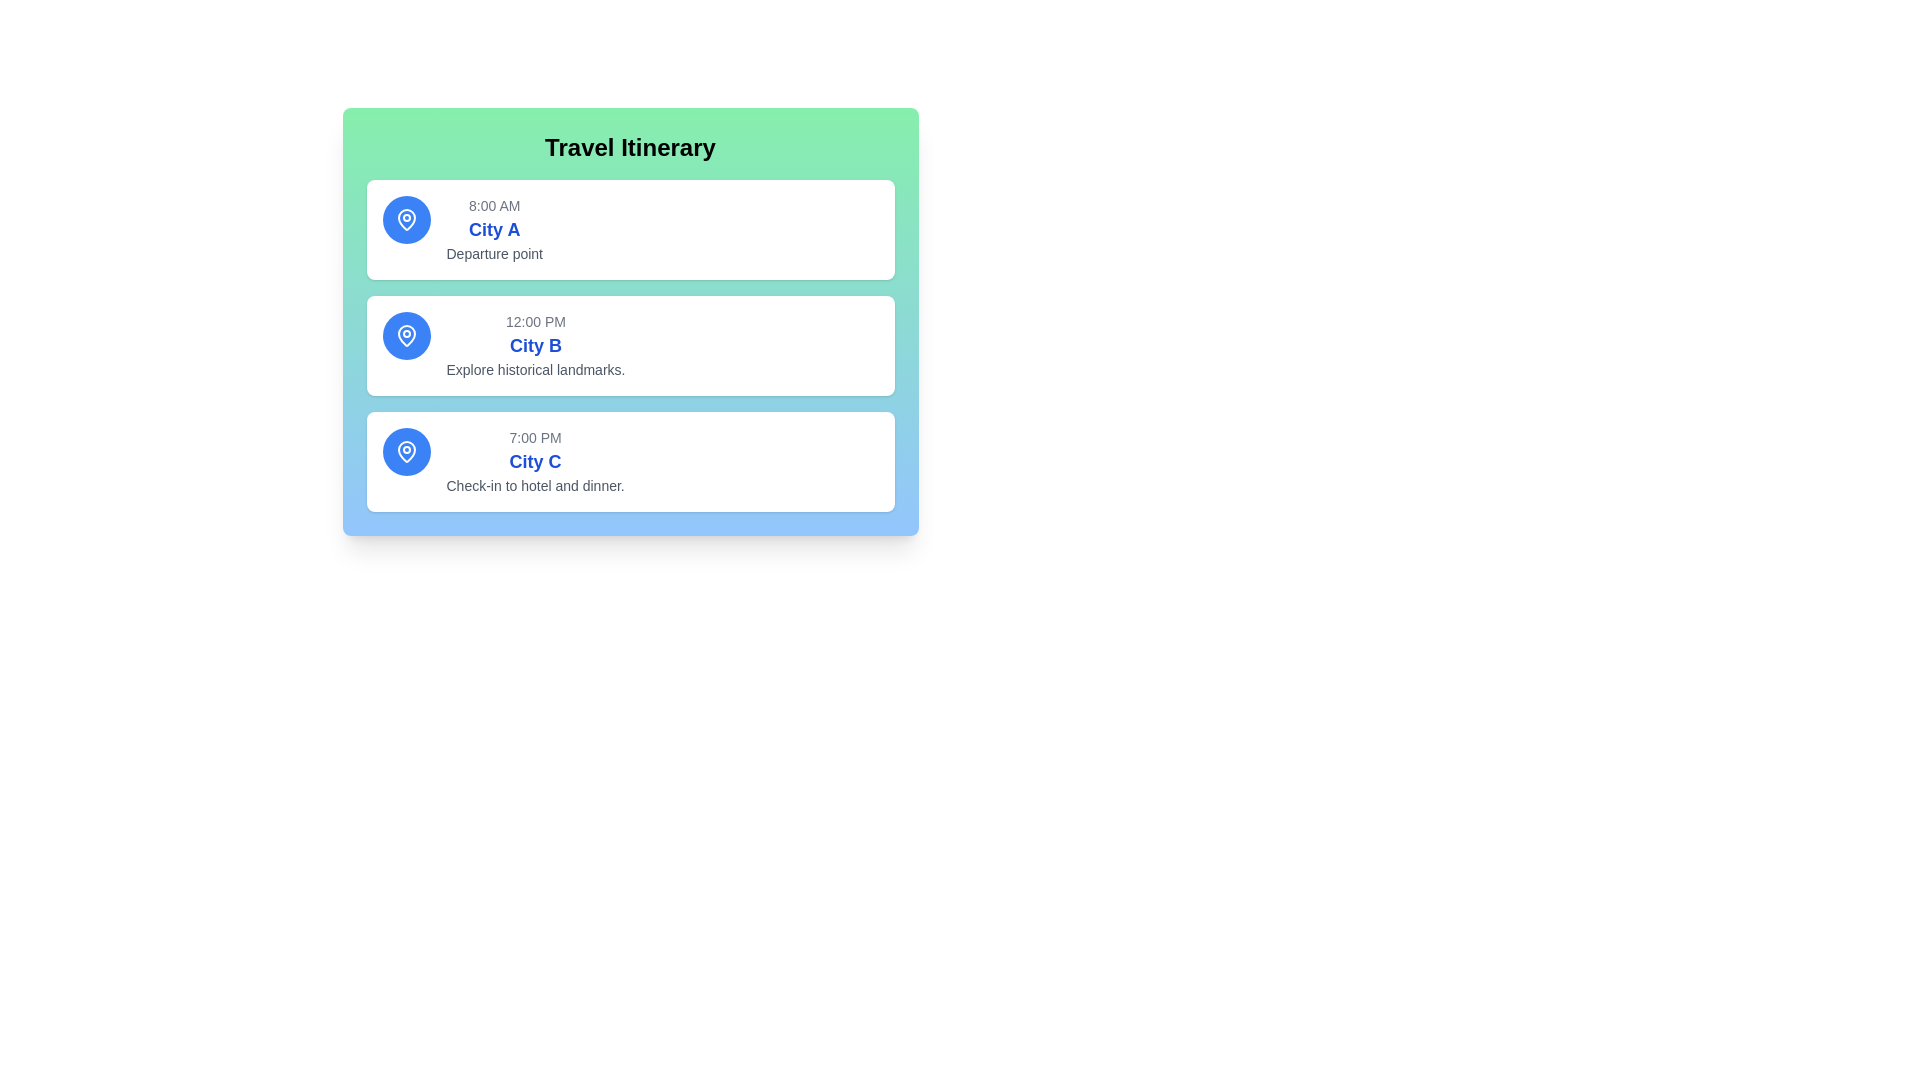 This screenshot has width=1920, height=1080. I want to click on the circular icon button located in the lower box representing 'City C' in the travel itinerary section, so click(405, 451).